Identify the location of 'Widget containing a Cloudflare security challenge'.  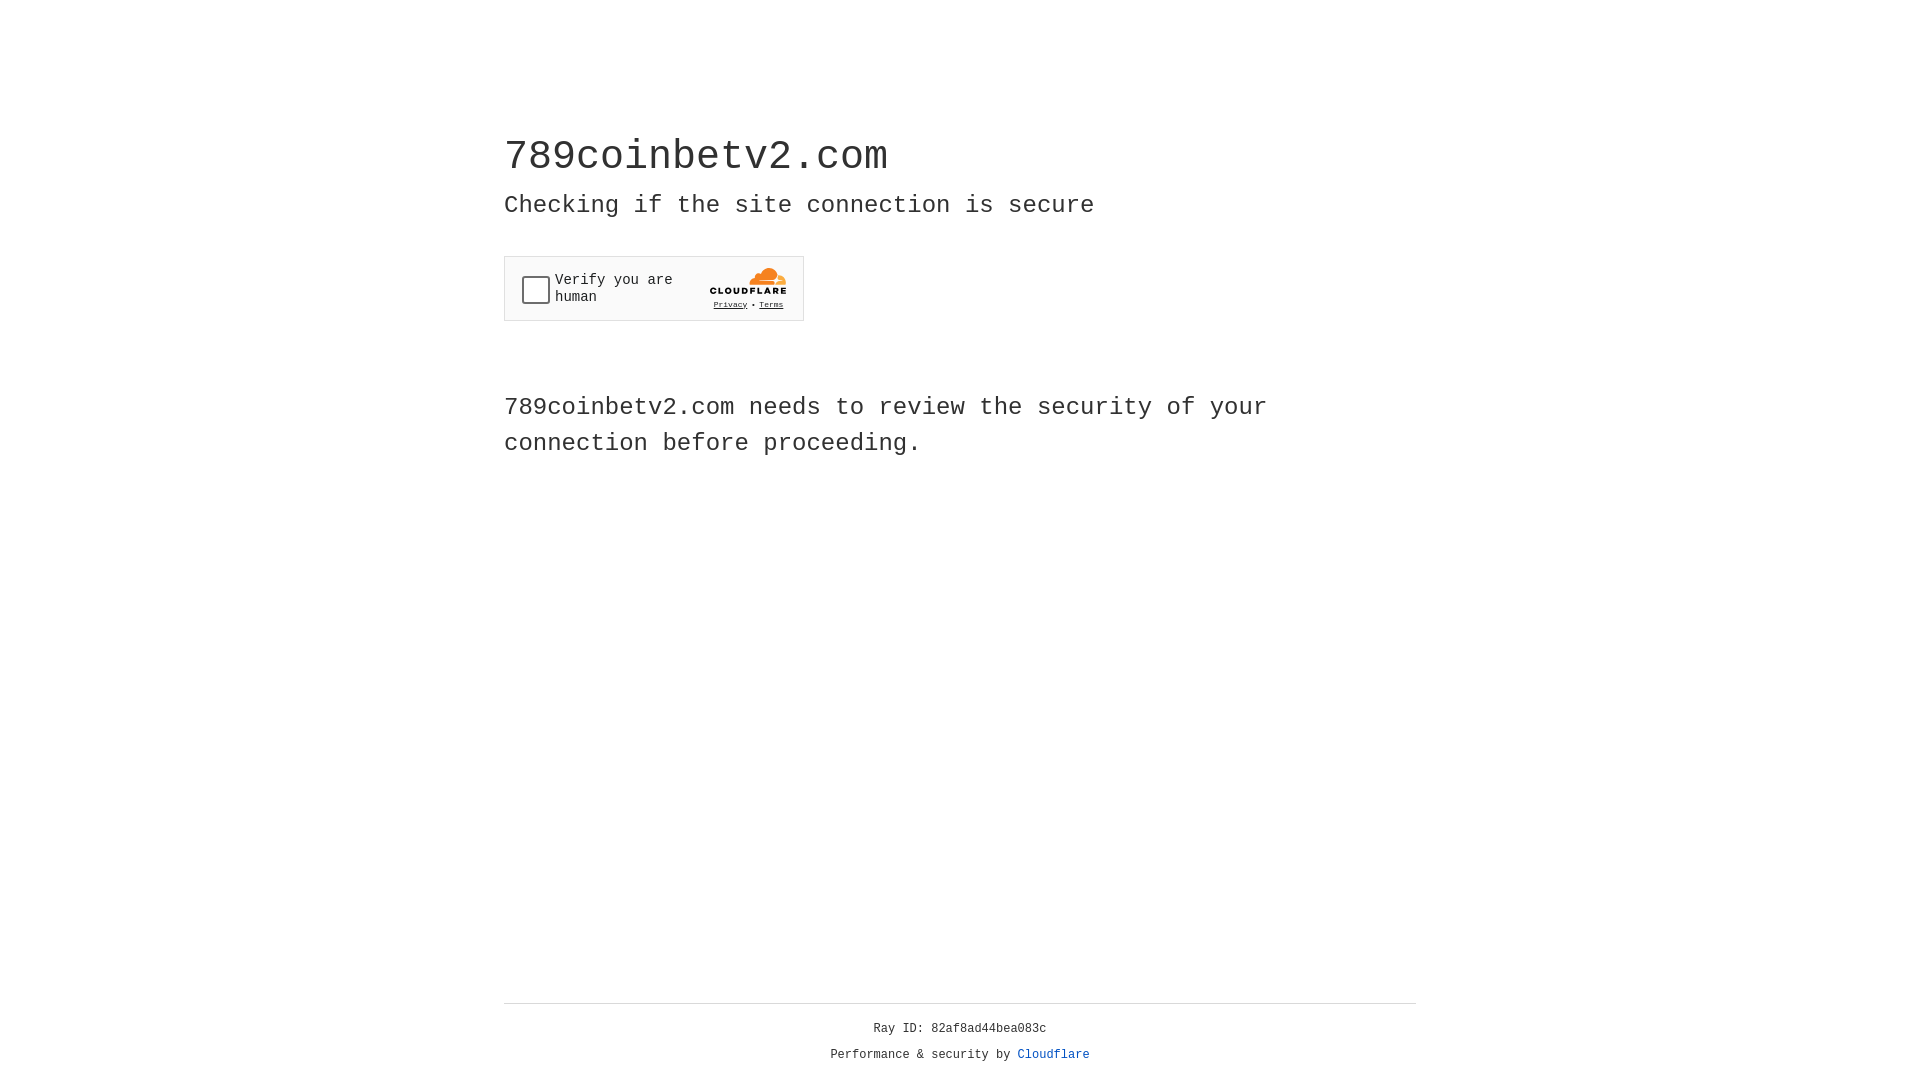
(653, 288).